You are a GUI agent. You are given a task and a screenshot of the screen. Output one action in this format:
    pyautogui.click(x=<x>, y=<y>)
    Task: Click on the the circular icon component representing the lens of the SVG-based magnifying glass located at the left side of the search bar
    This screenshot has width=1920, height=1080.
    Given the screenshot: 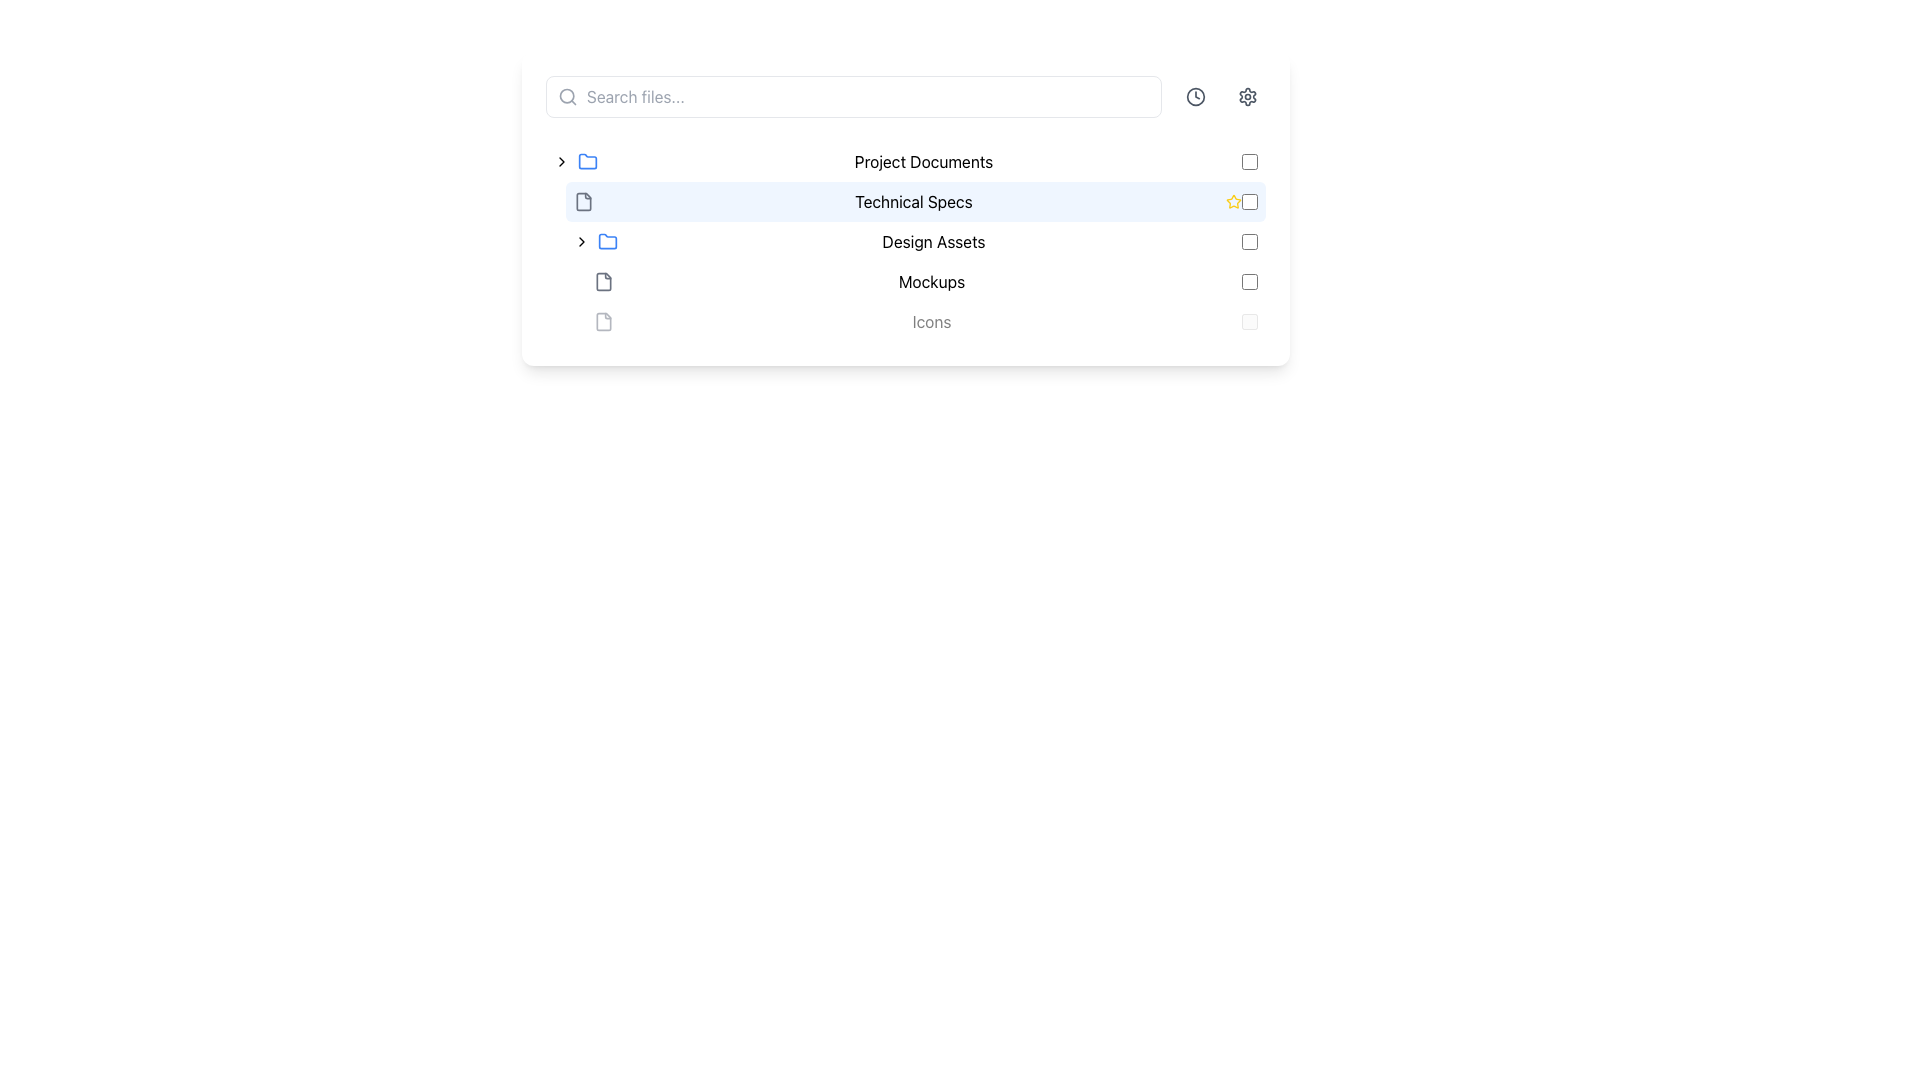 What is the action you would take?
    pyautogui.click(x=566, y=96)
    